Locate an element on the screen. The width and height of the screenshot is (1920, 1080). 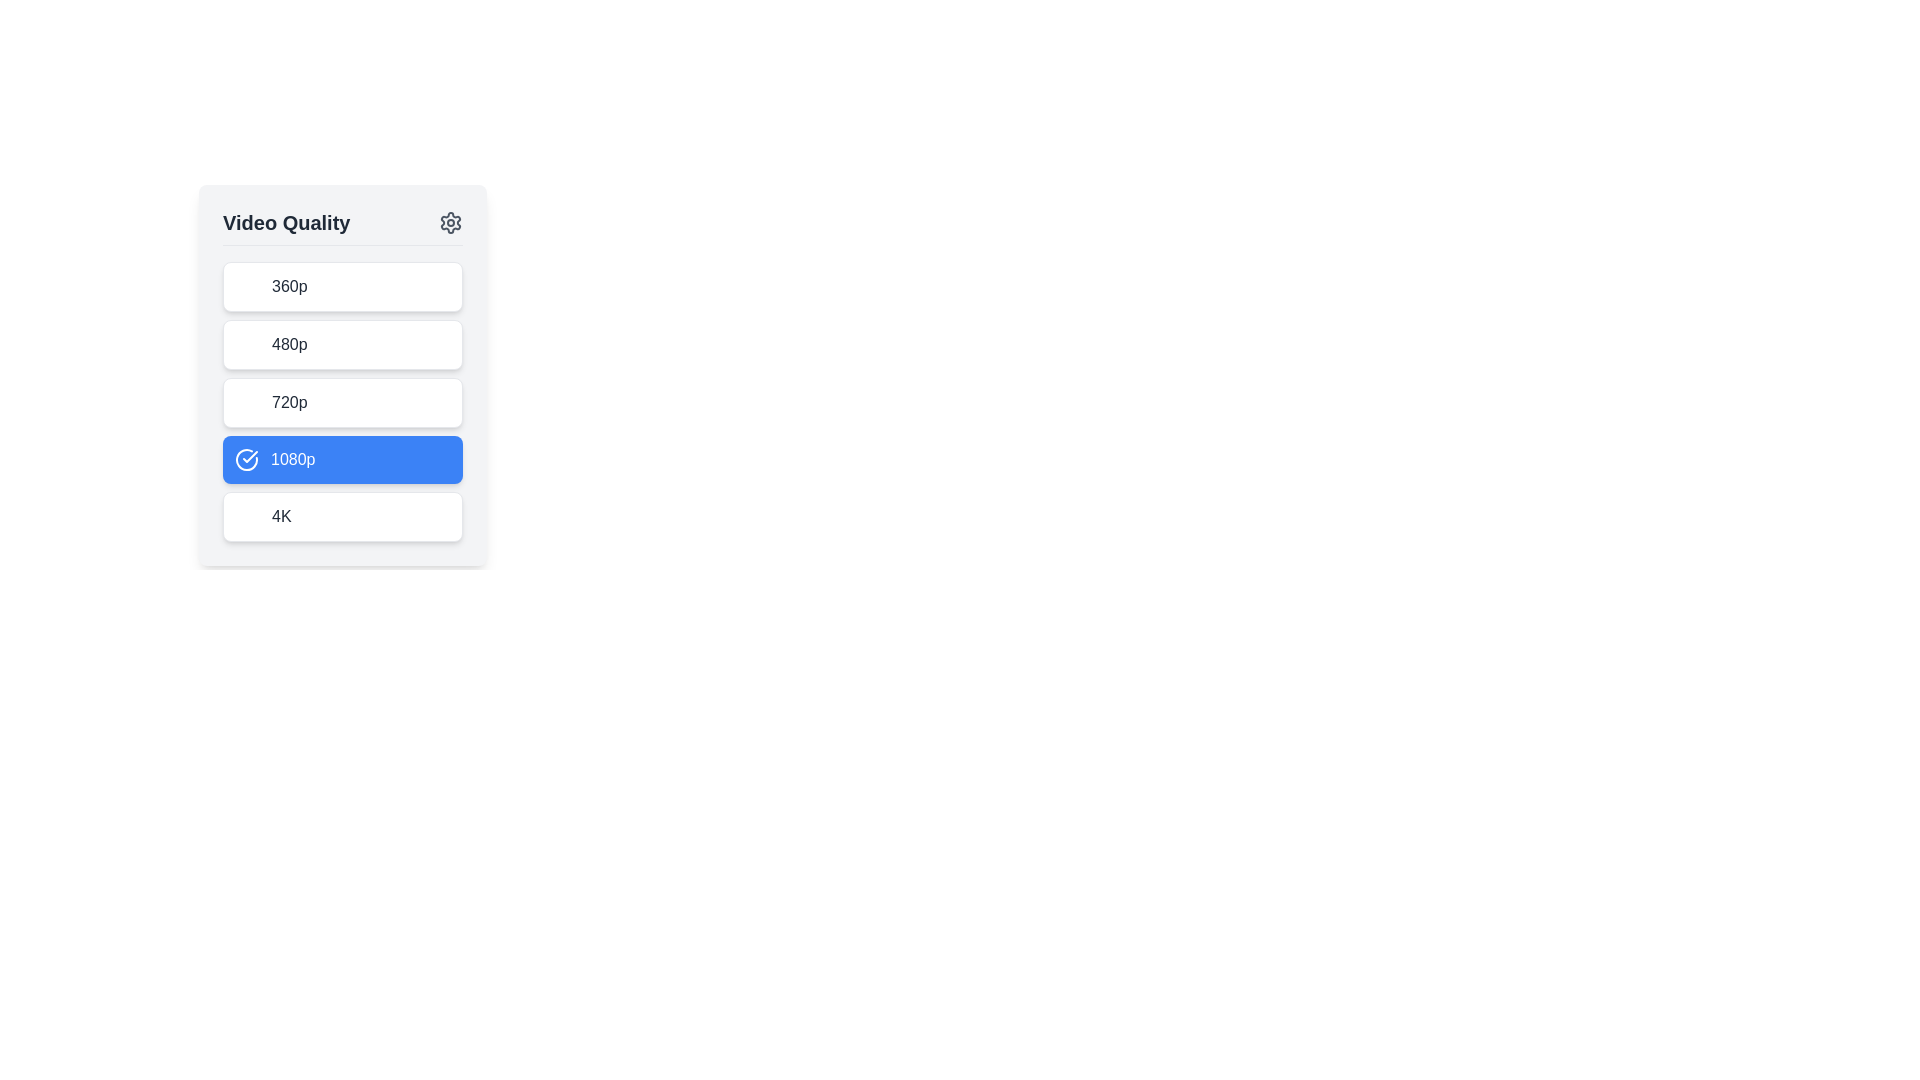
the circular blue icon with a checkmark labeled '1080p' in the Video Quality selection menu is located at coordinates (245, 459).